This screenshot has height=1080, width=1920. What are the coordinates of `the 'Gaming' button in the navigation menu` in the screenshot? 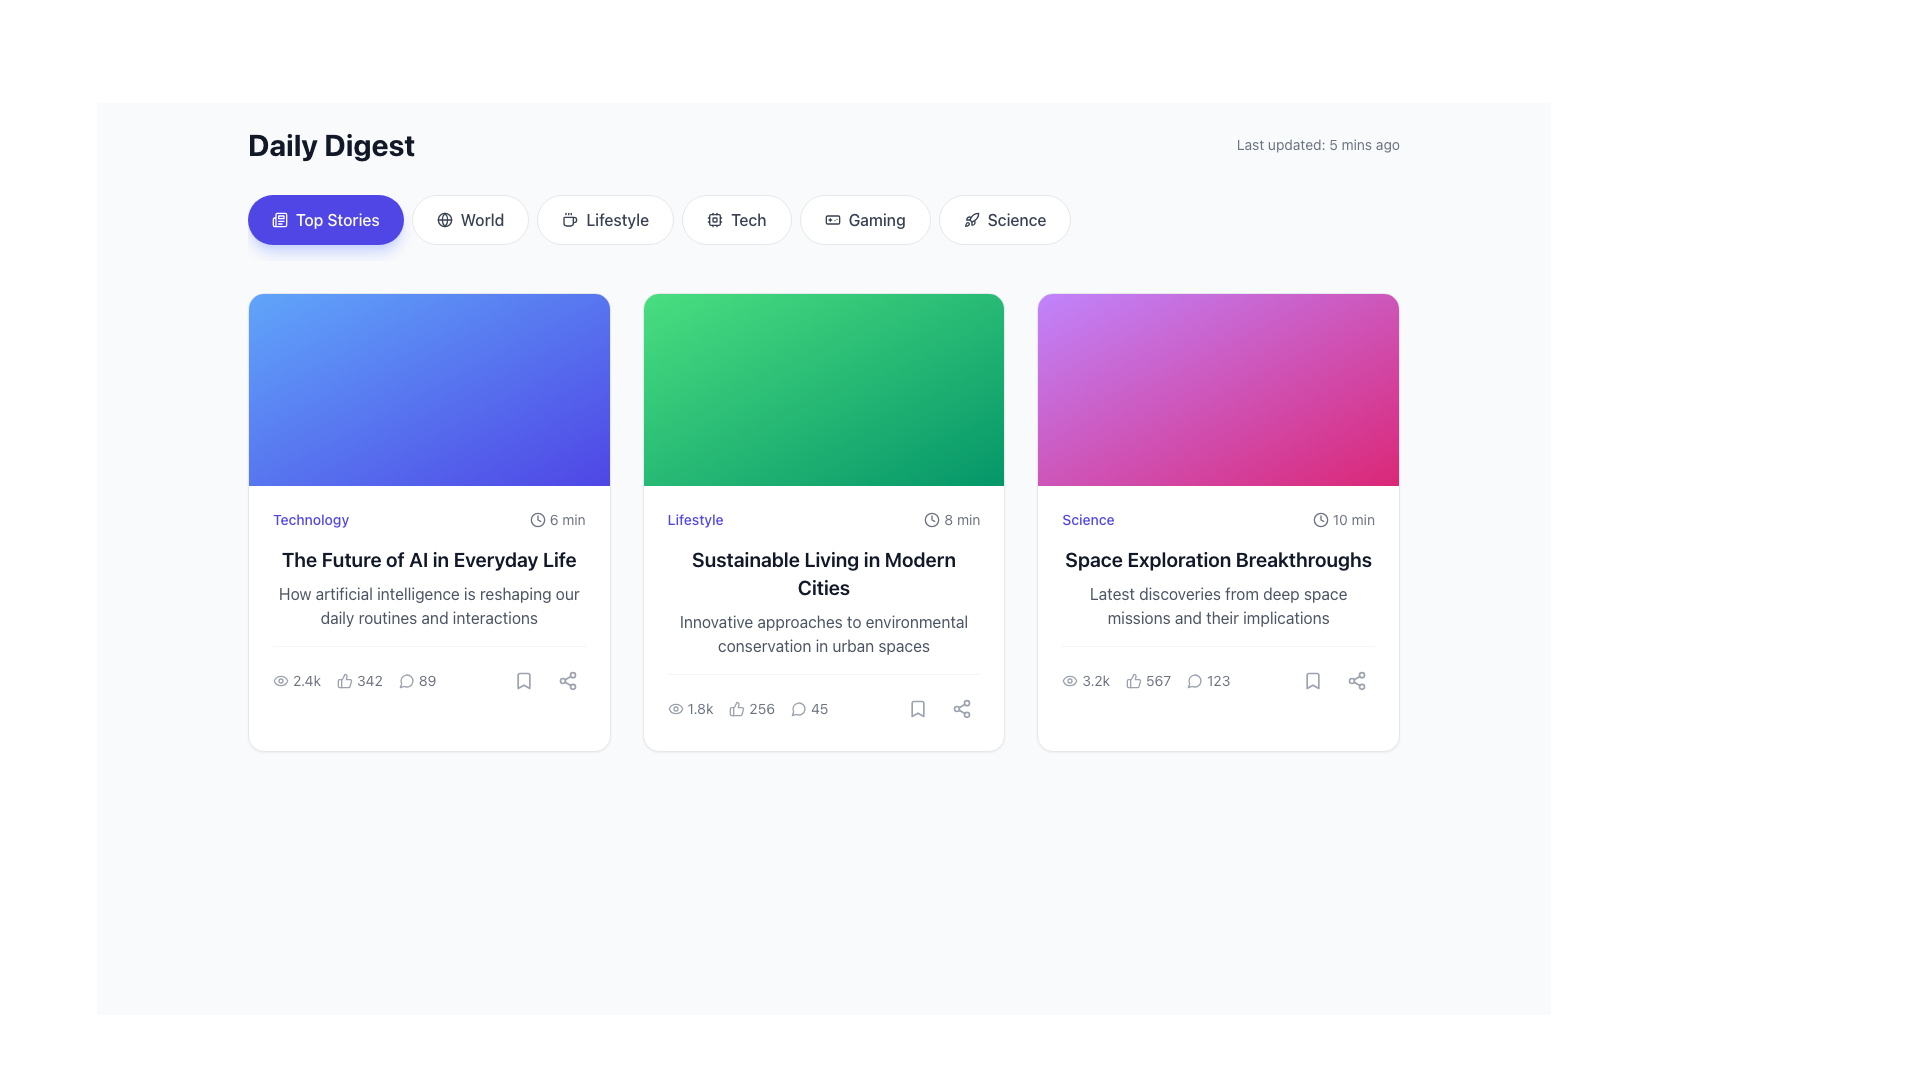 It's located at (865, 219).